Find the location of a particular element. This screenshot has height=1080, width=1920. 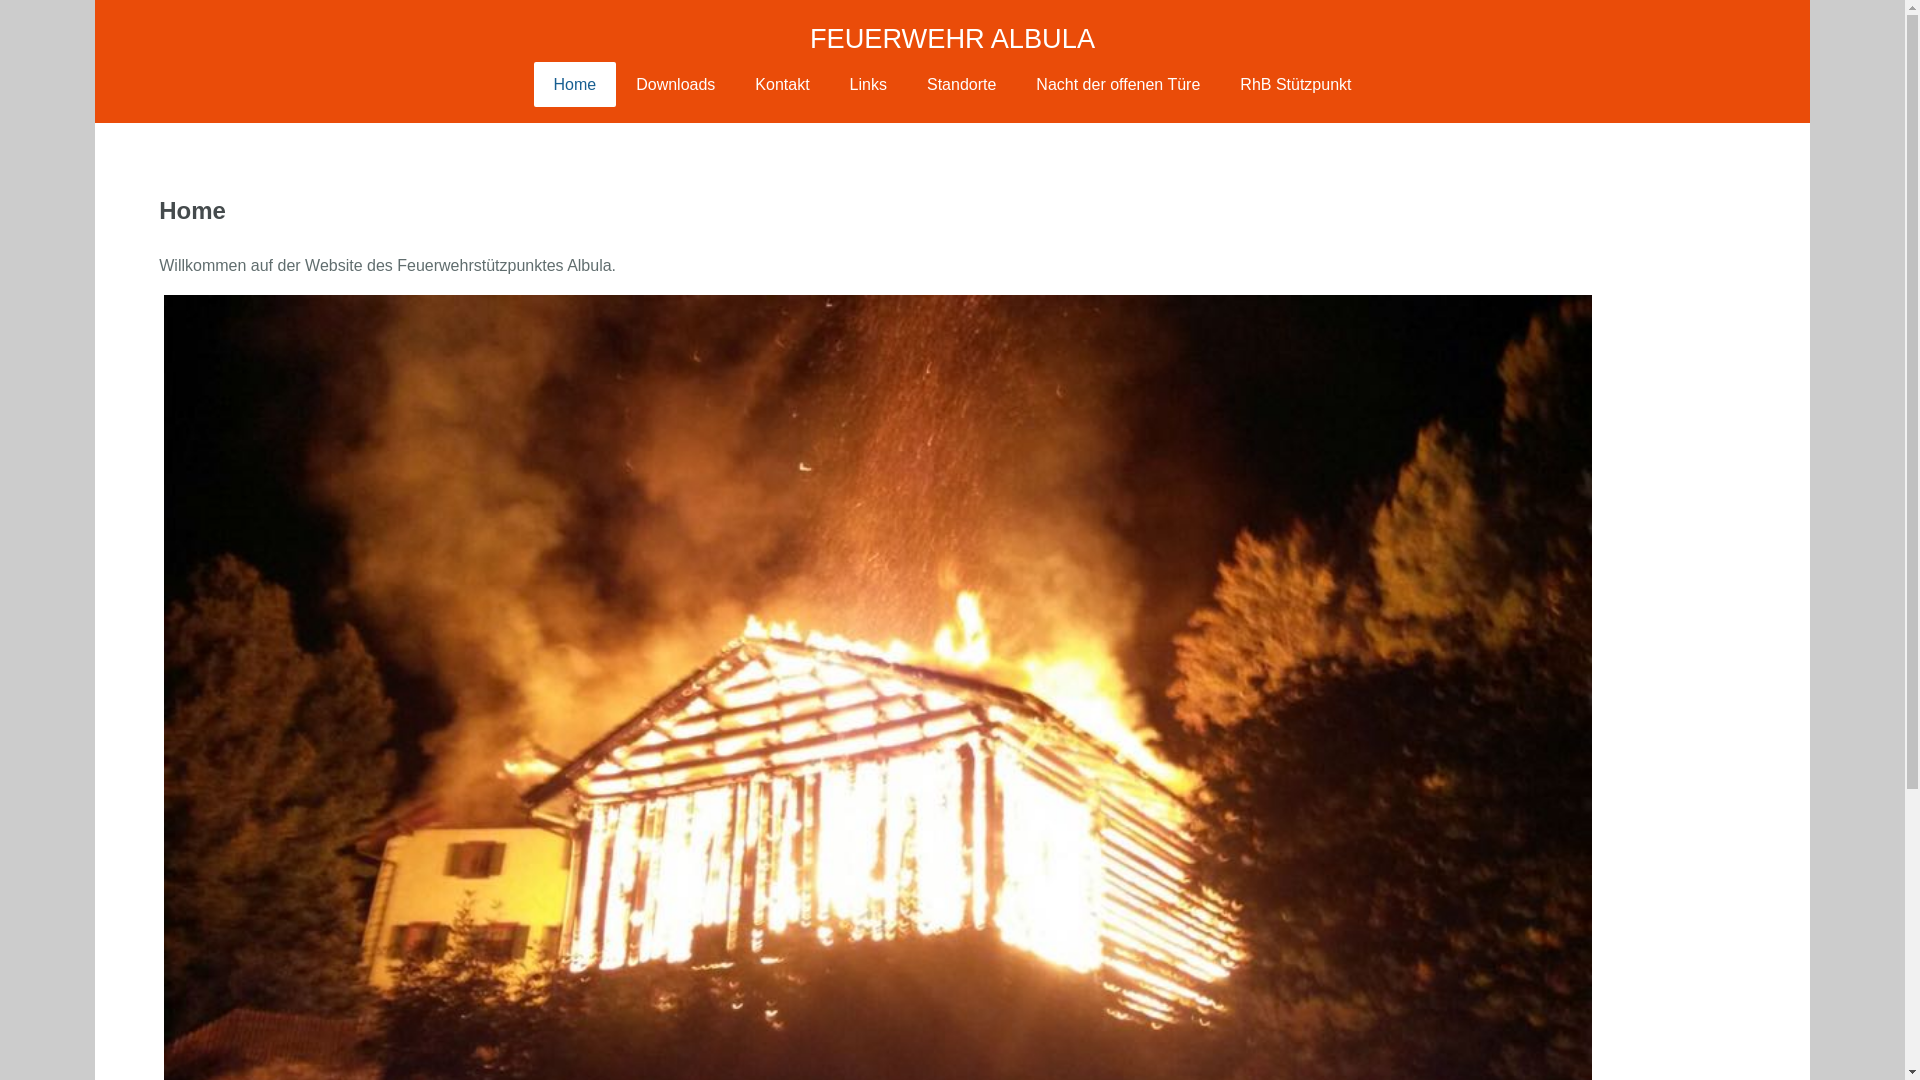

'Links' is located at coordinates (868, 83).